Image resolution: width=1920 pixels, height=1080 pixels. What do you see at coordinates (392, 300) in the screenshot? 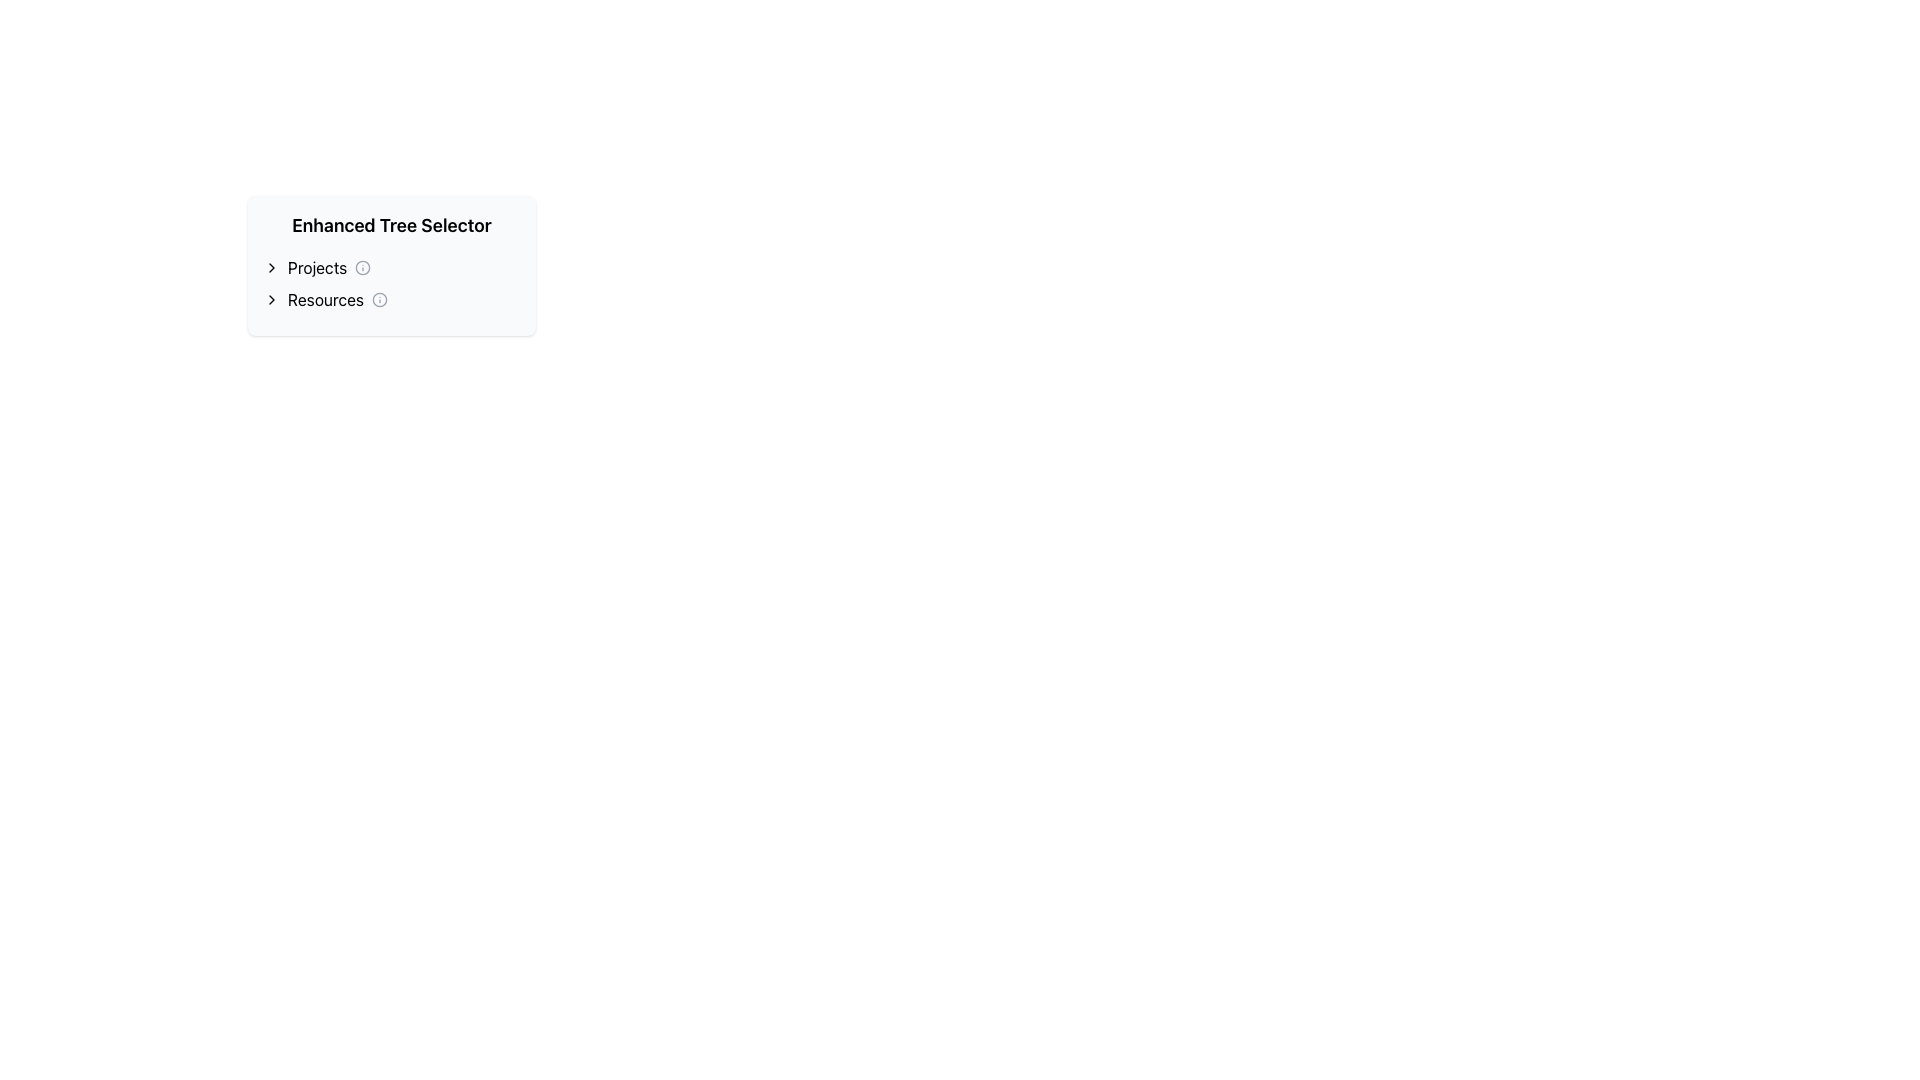
I see `the second interactive entry in the 'Enhanced Tree Selector'` at bounding box center [392, 300].